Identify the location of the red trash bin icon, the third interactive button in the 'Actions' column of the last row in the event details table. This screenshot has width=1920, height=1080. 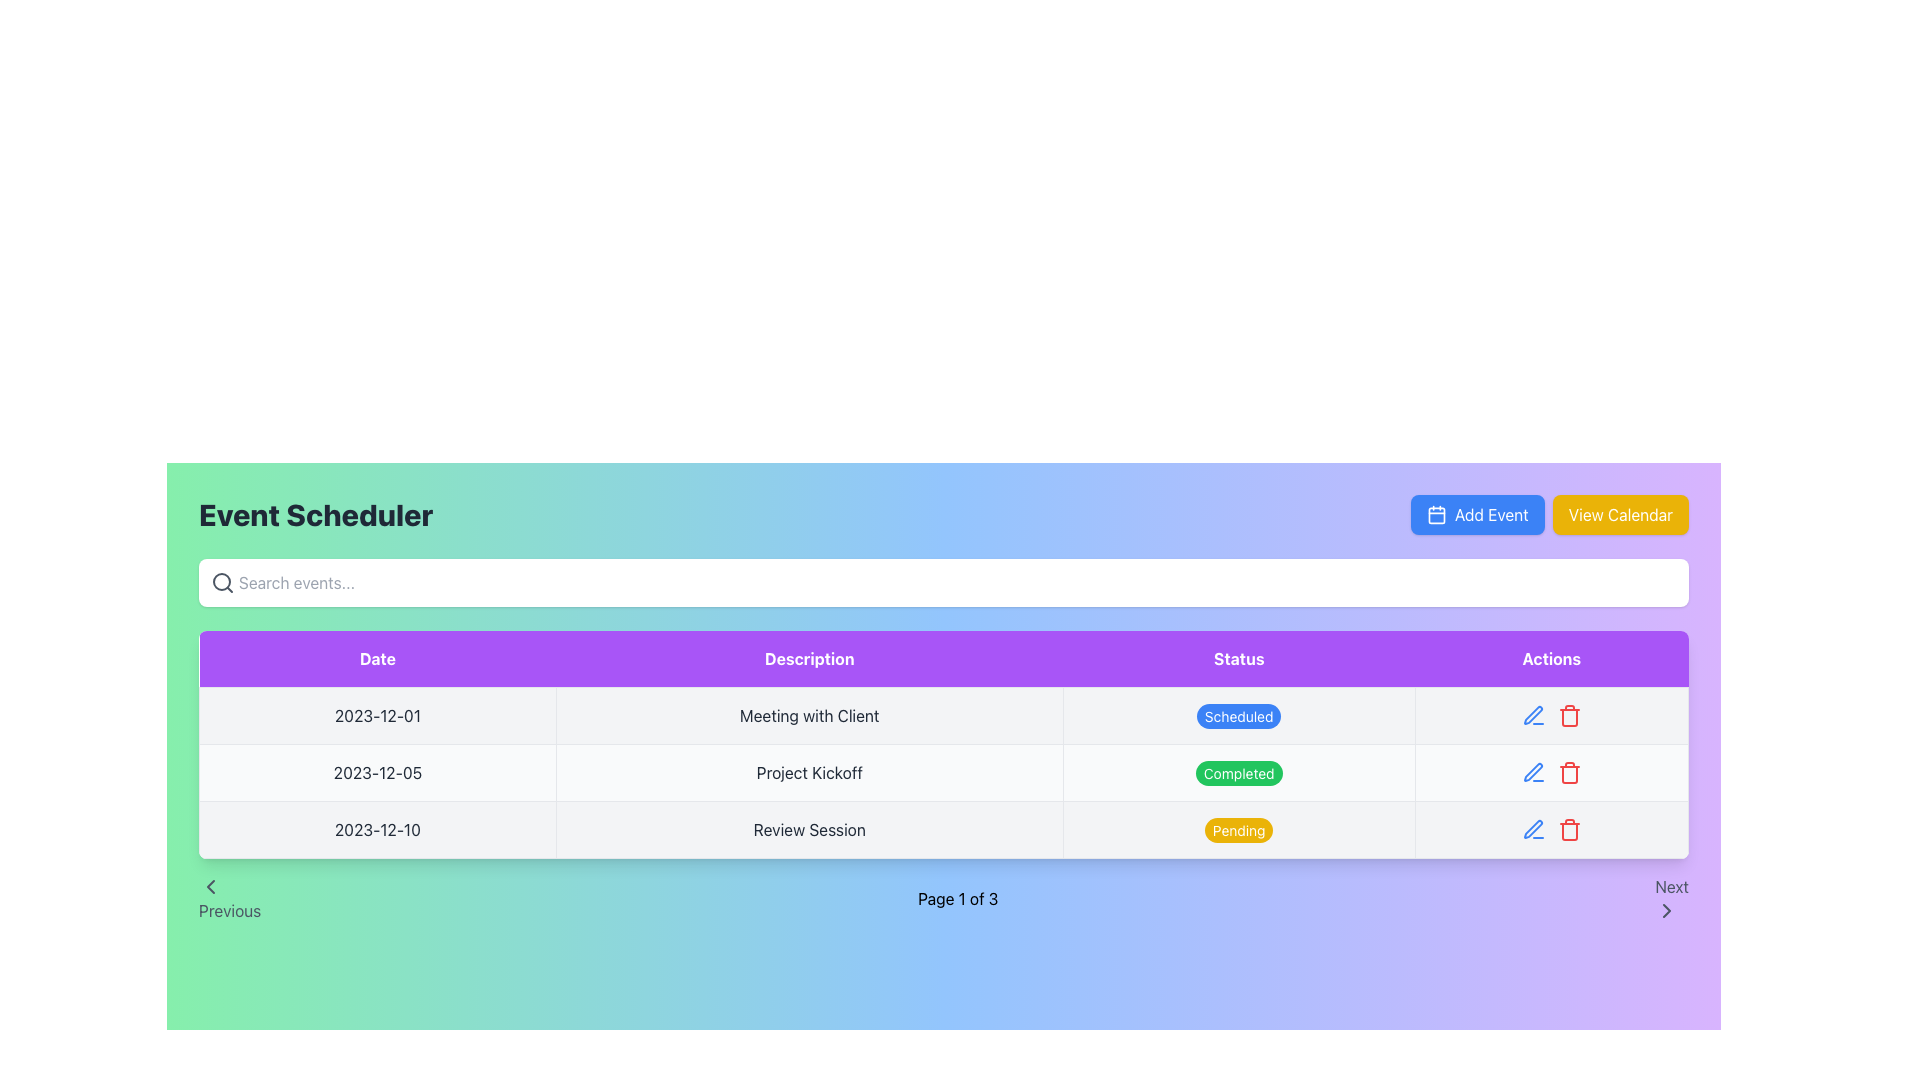
(1568, 771).